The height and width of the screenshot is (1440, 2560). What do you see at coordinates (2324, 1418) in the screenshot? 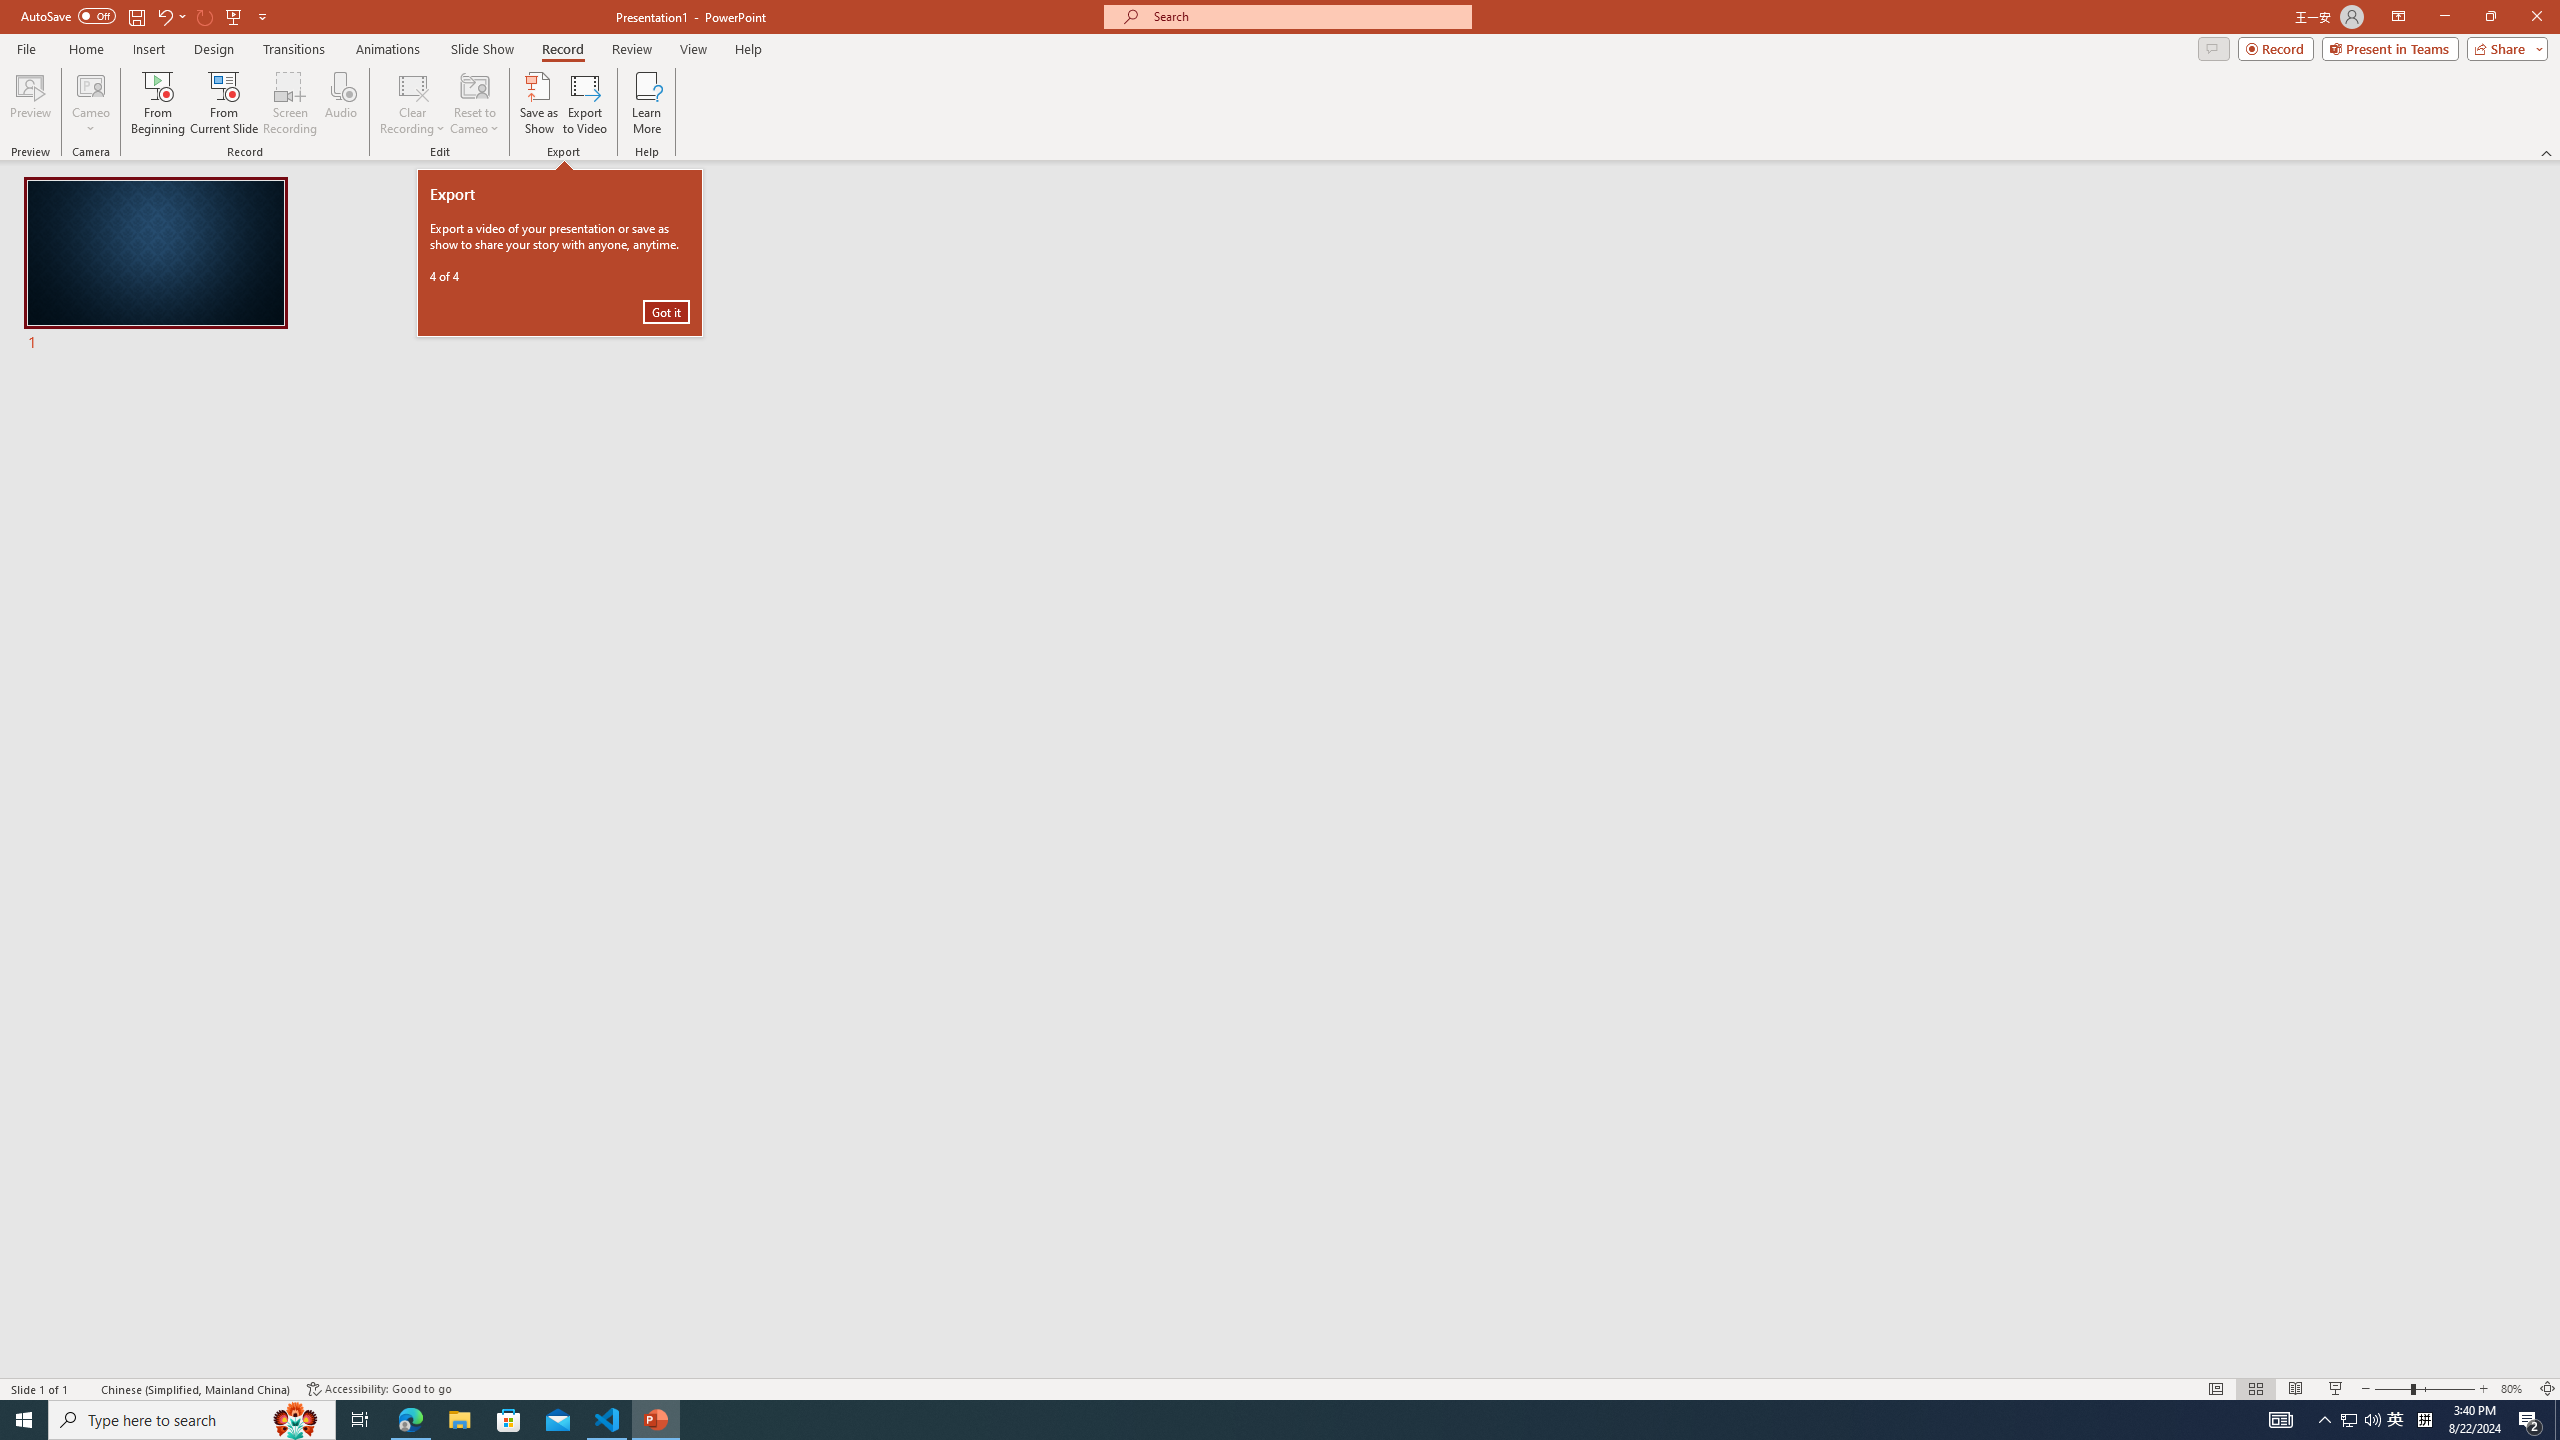
I see `'Zoom Out'` at bounding box center [2324, 1418].